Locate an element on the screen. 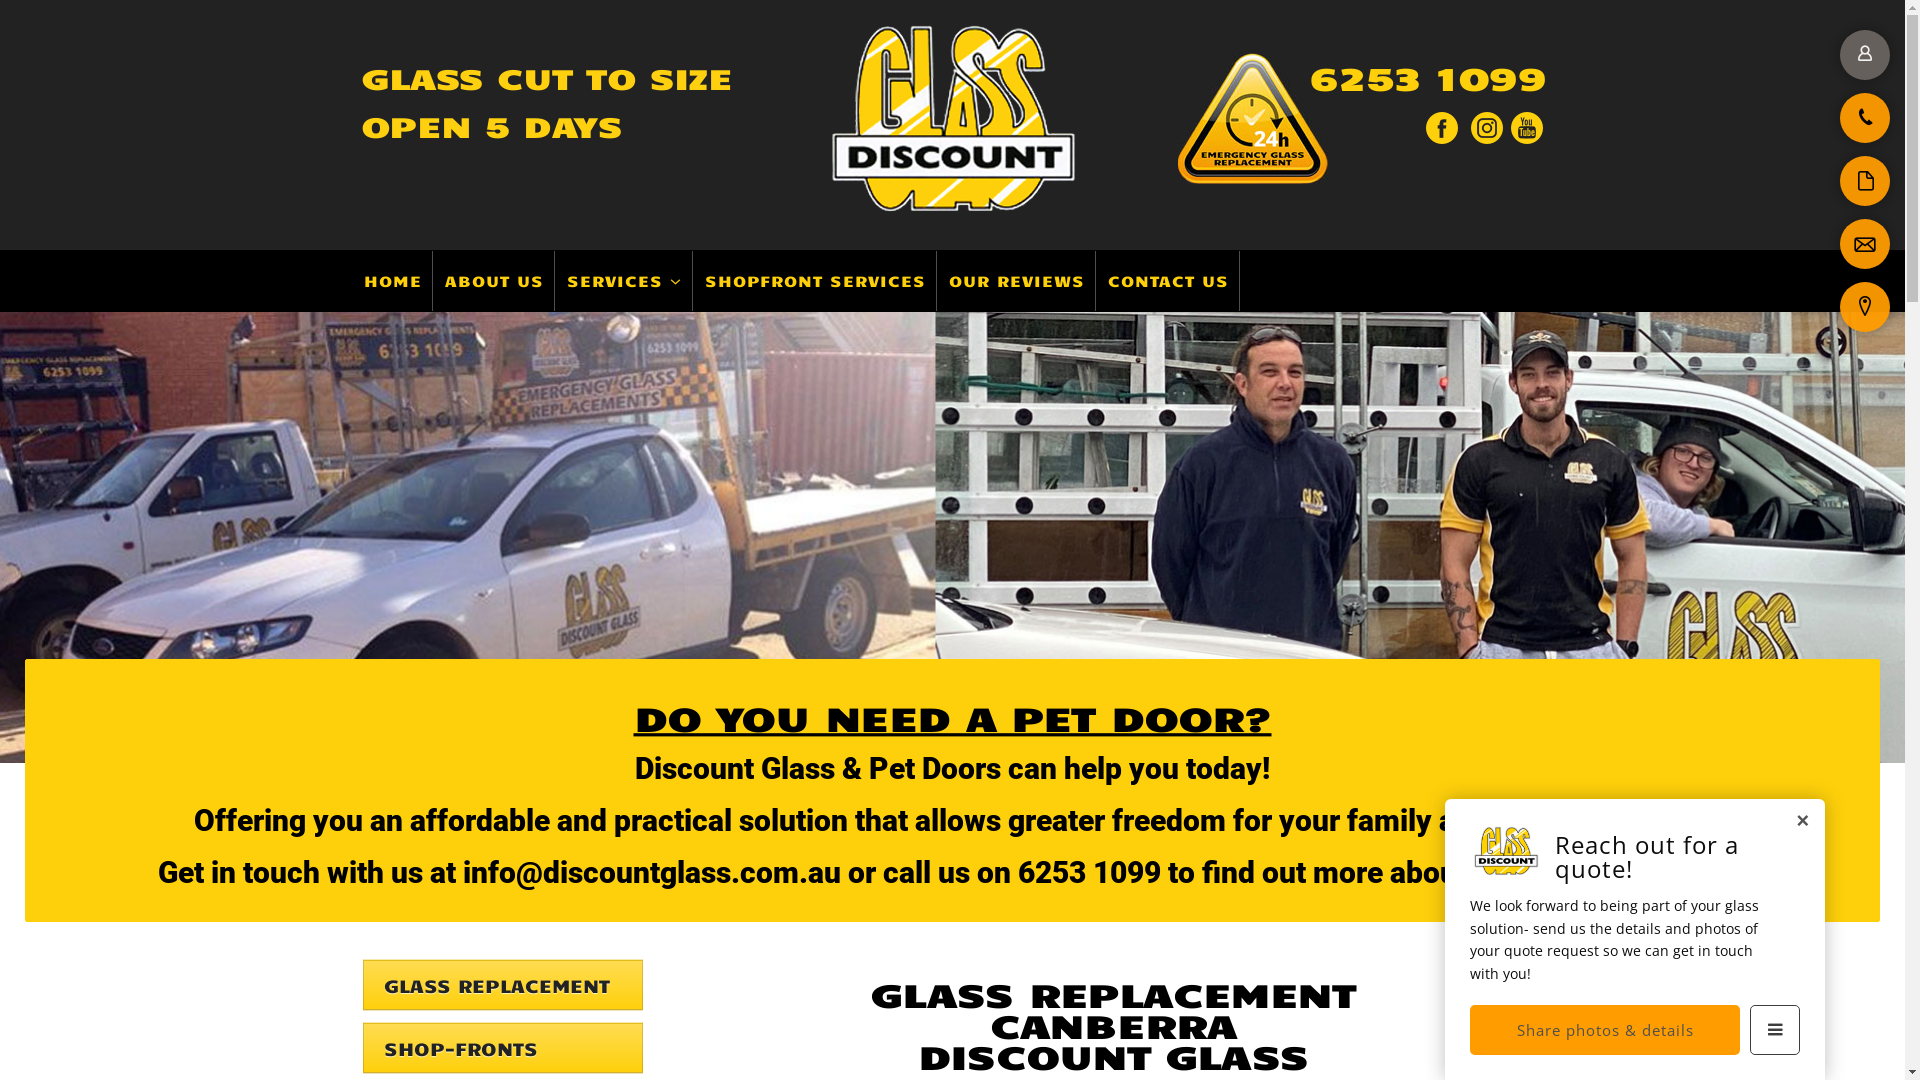  'HOME' is located at coordinates (393, 281).